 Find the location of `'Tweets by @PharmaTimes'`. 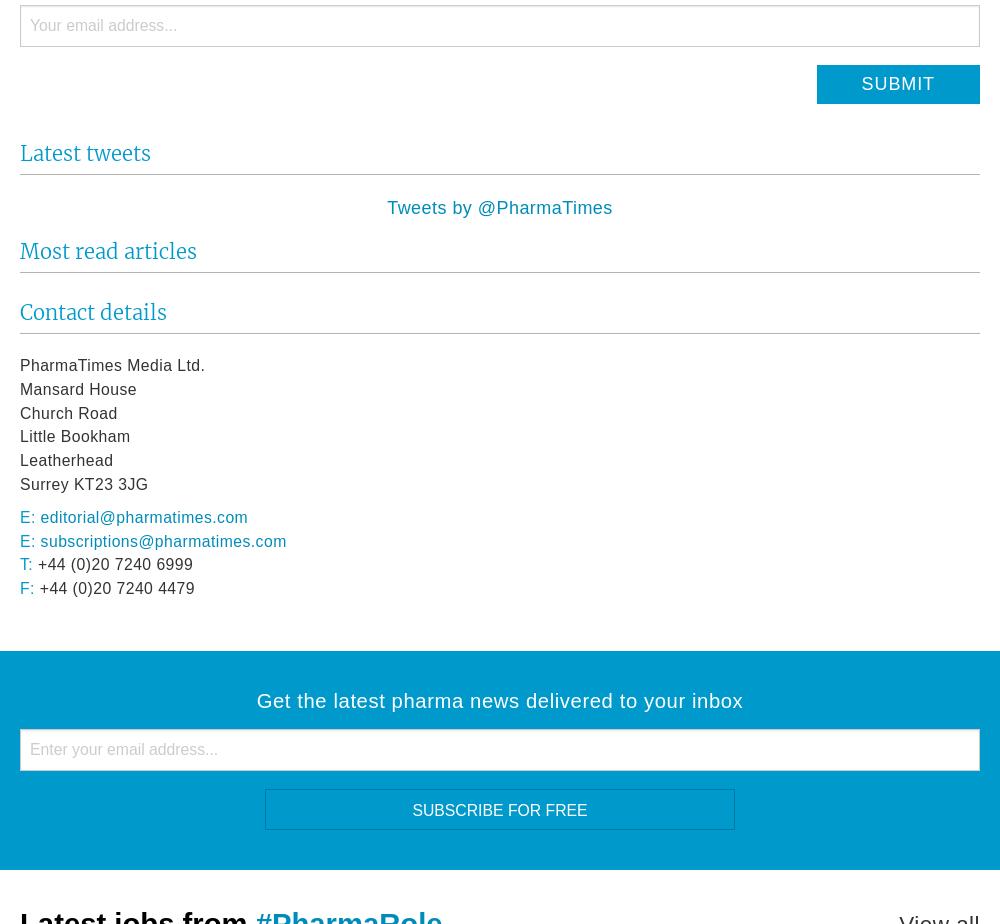

'Tweets by @PharmaTimes' is located at coordinates (498, 206).